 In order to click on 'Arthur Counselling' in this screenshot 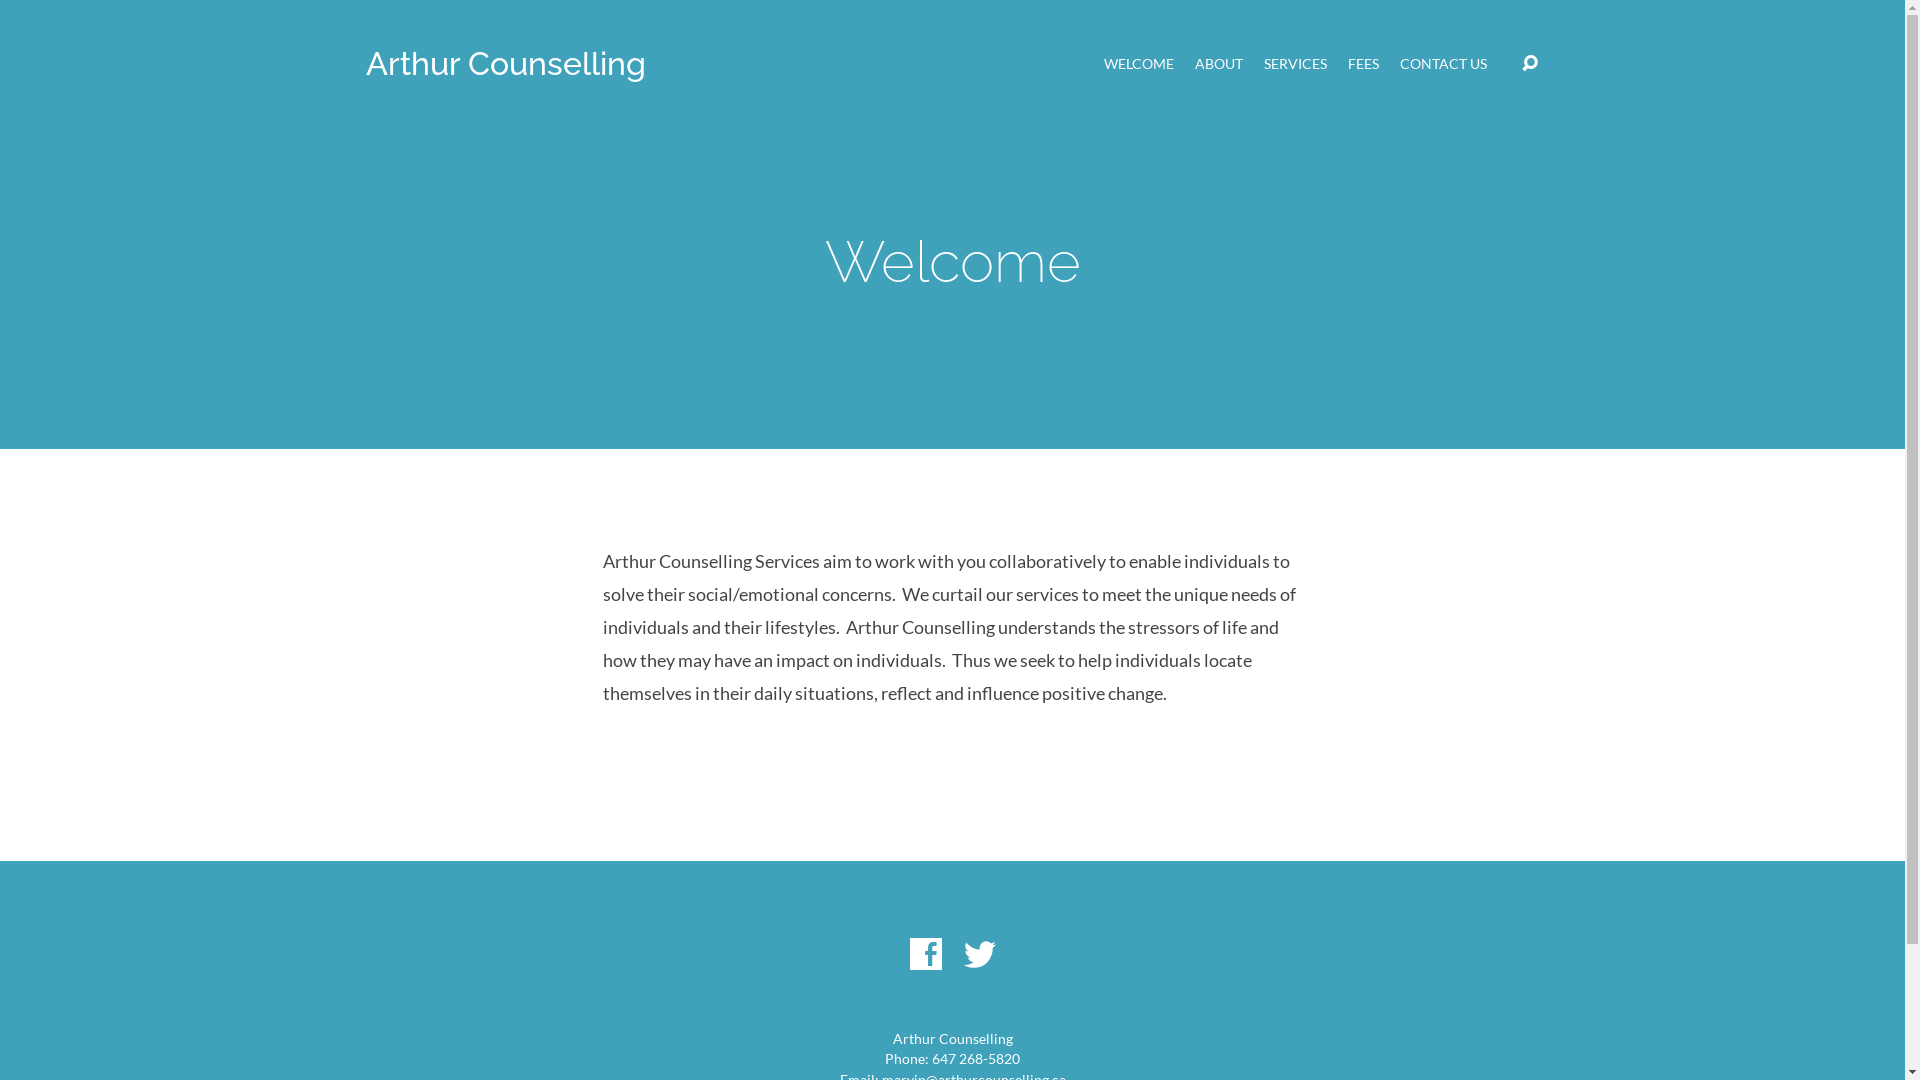, I will do `click(505, 62)`.